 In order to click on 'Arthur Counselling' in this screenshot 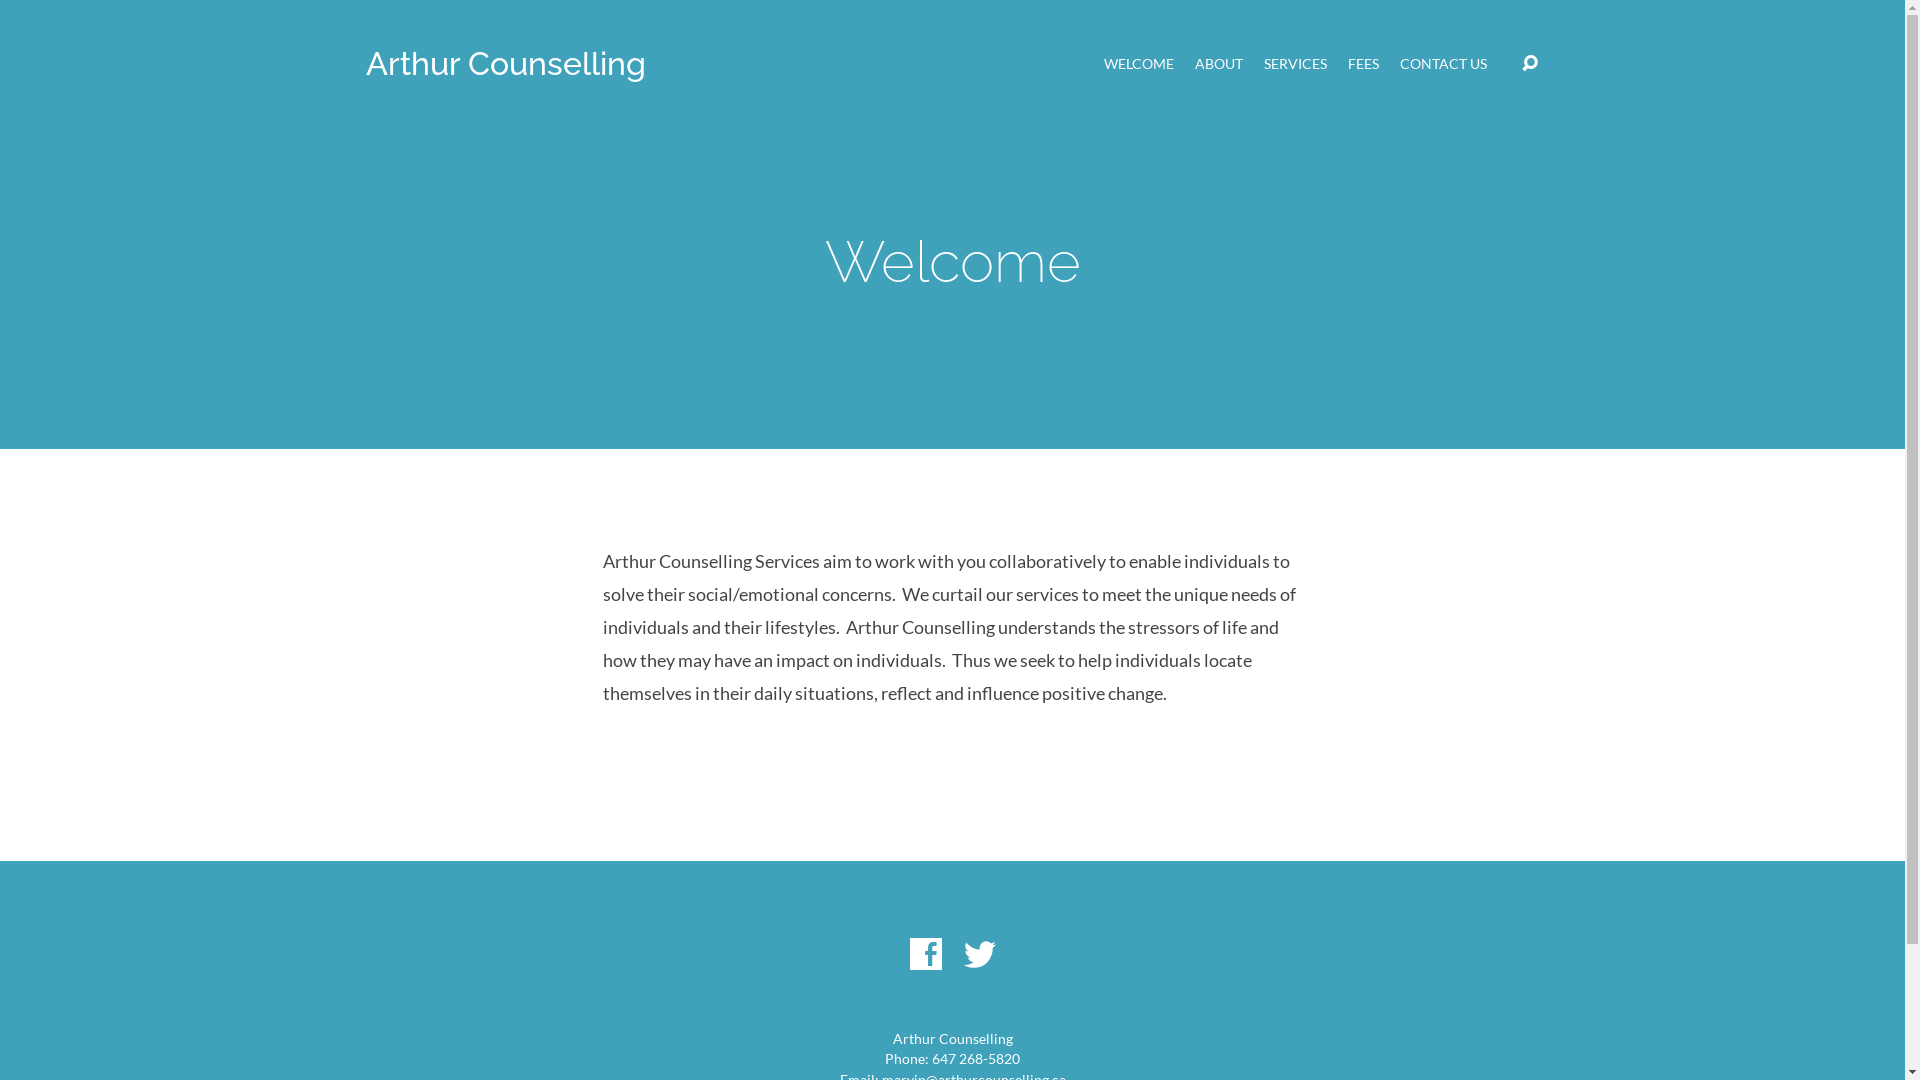, I will do `click(505, 62)`.